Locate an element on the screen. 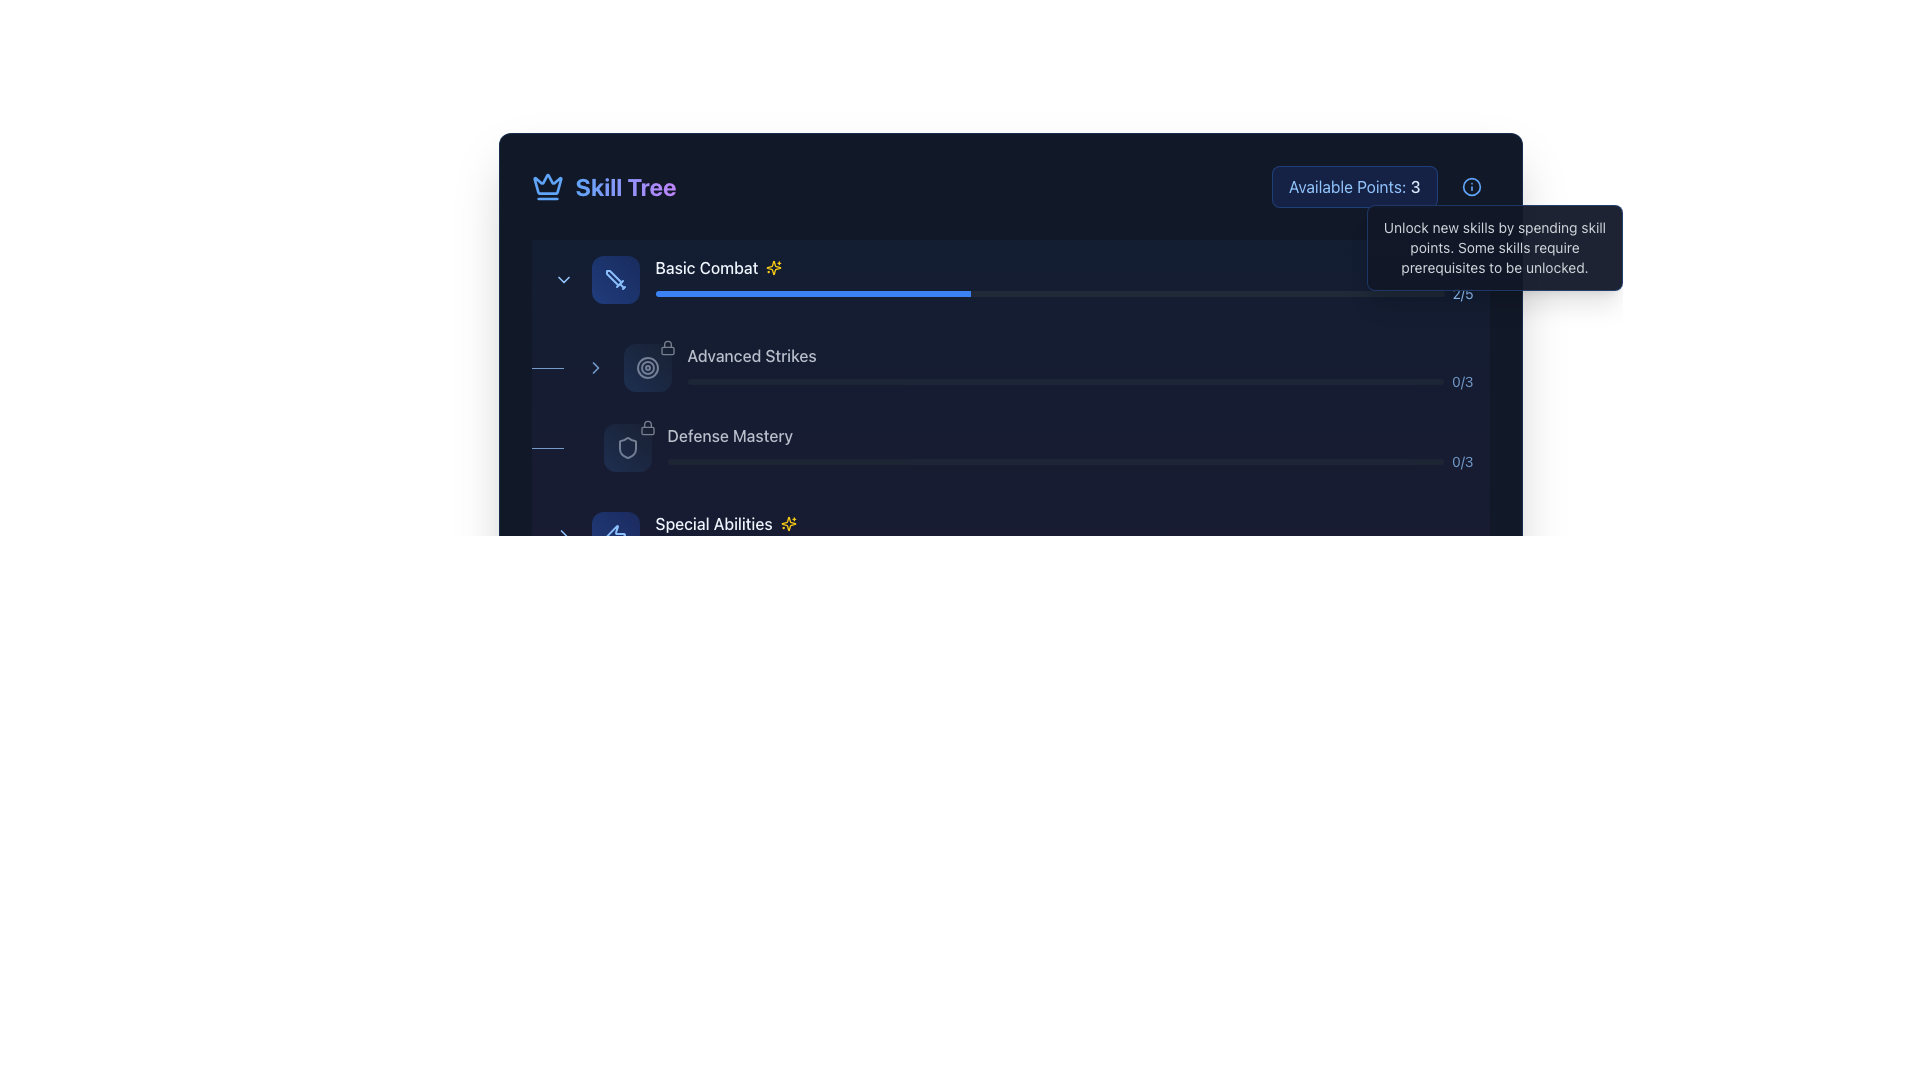  the lock icon in the skill tree UI for 'Defense Mastery', which indicates that this skill is locked and not accessible is located at coordinates (647, 427).